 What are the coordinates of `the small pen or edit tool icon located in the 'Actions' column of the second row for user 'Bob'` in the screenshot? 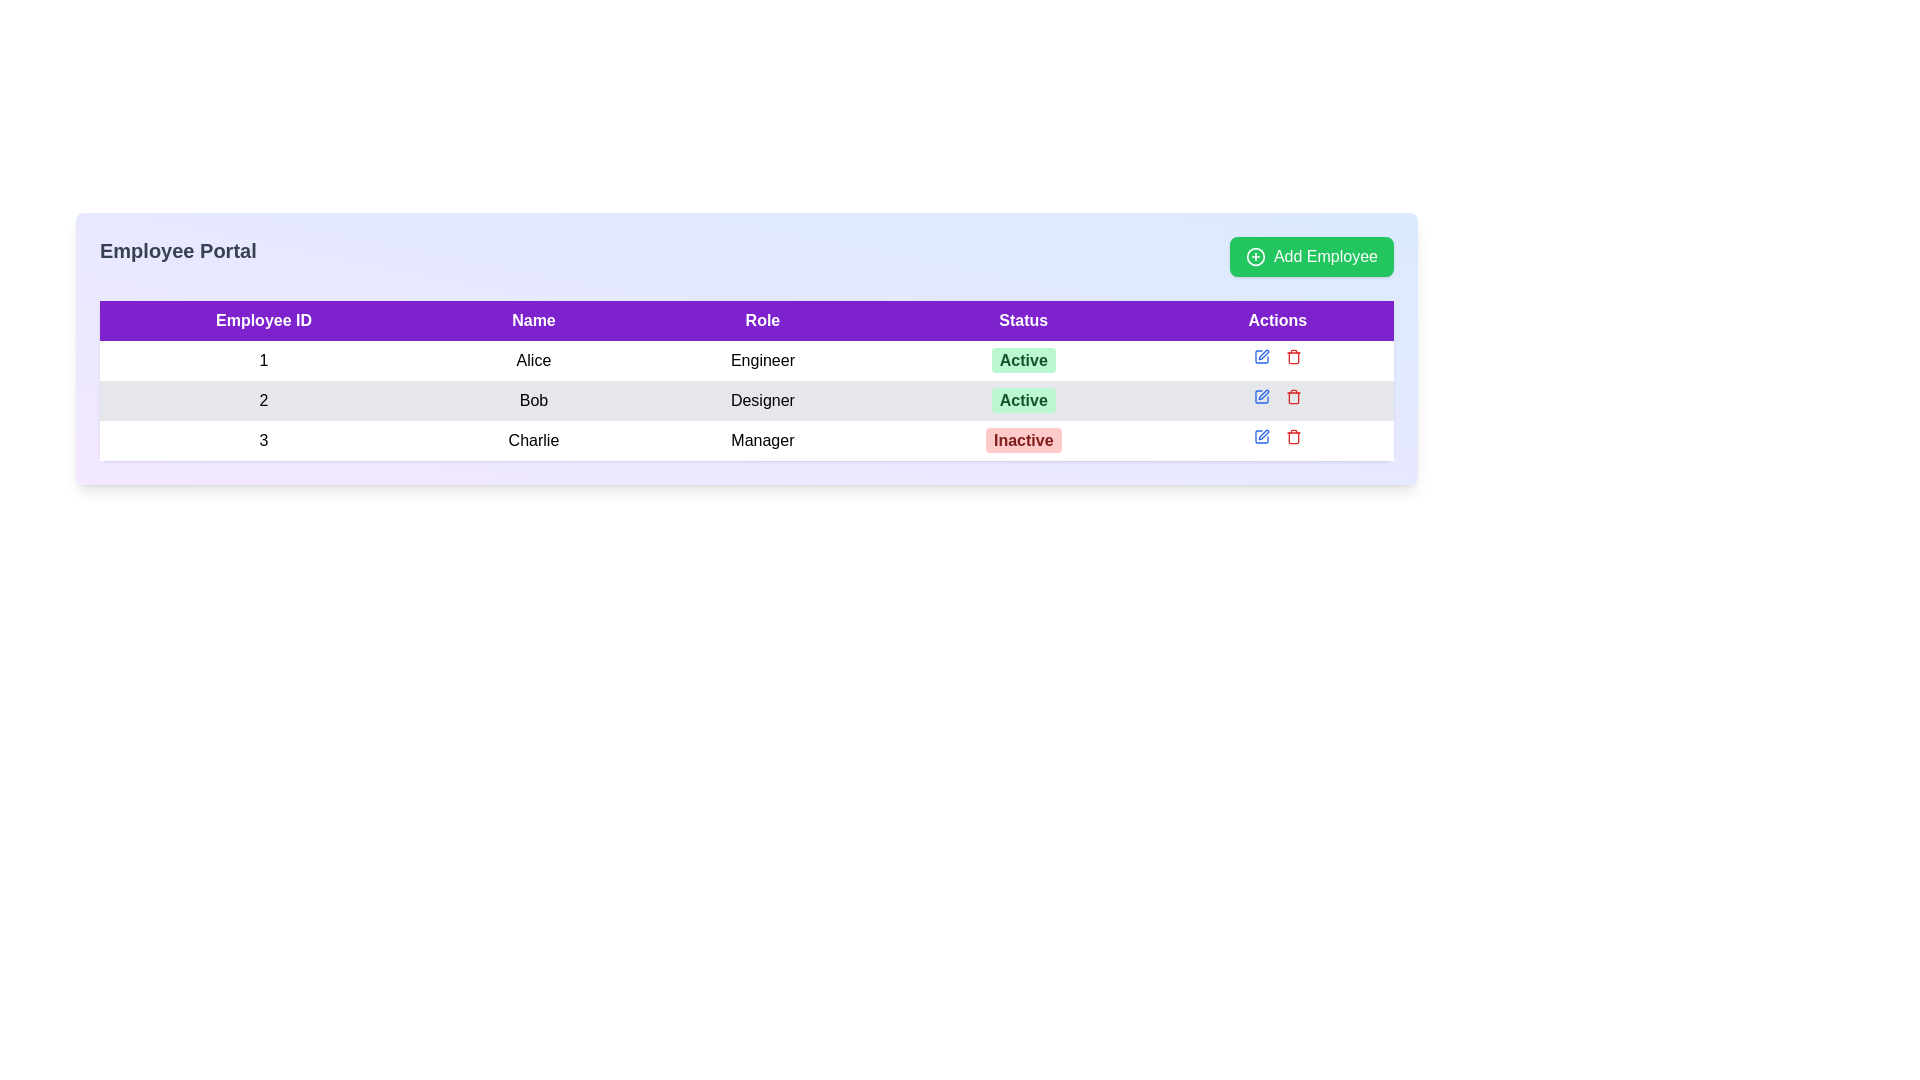 It's located at (1262, 353).